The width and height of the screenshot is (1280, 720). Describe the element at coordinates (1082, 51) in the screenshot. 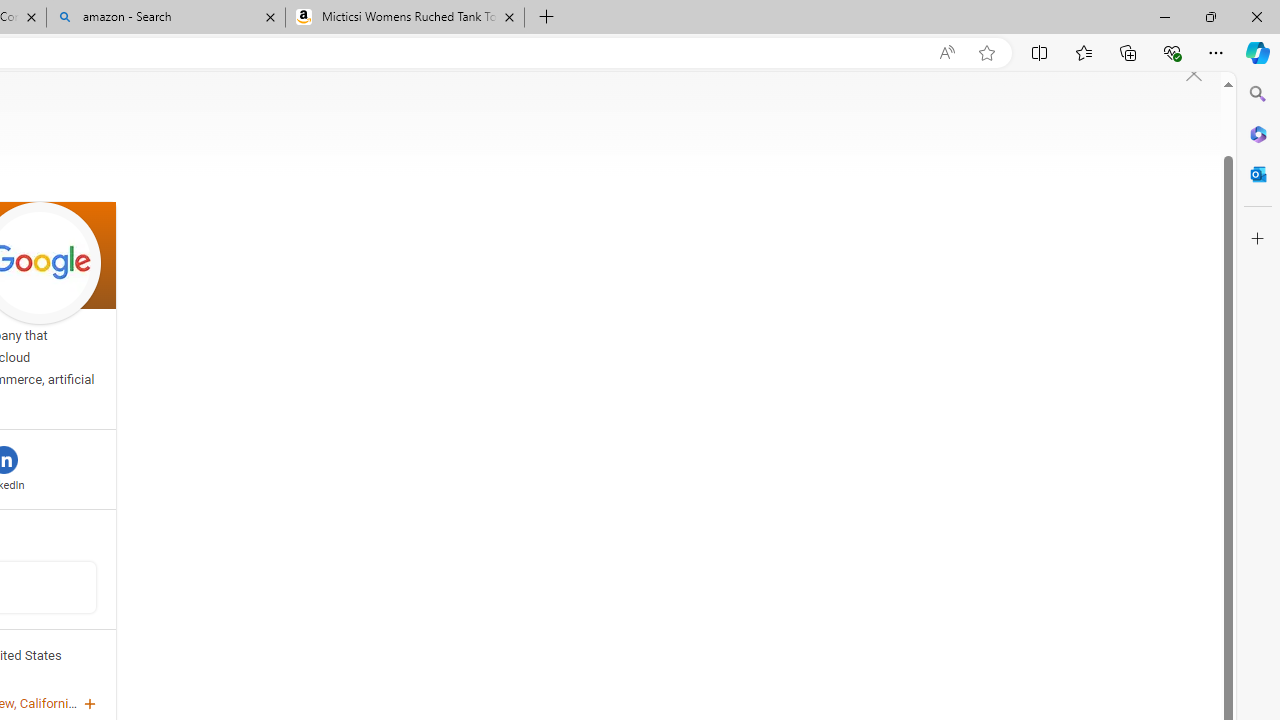

I see `'Favorites'` at that location.